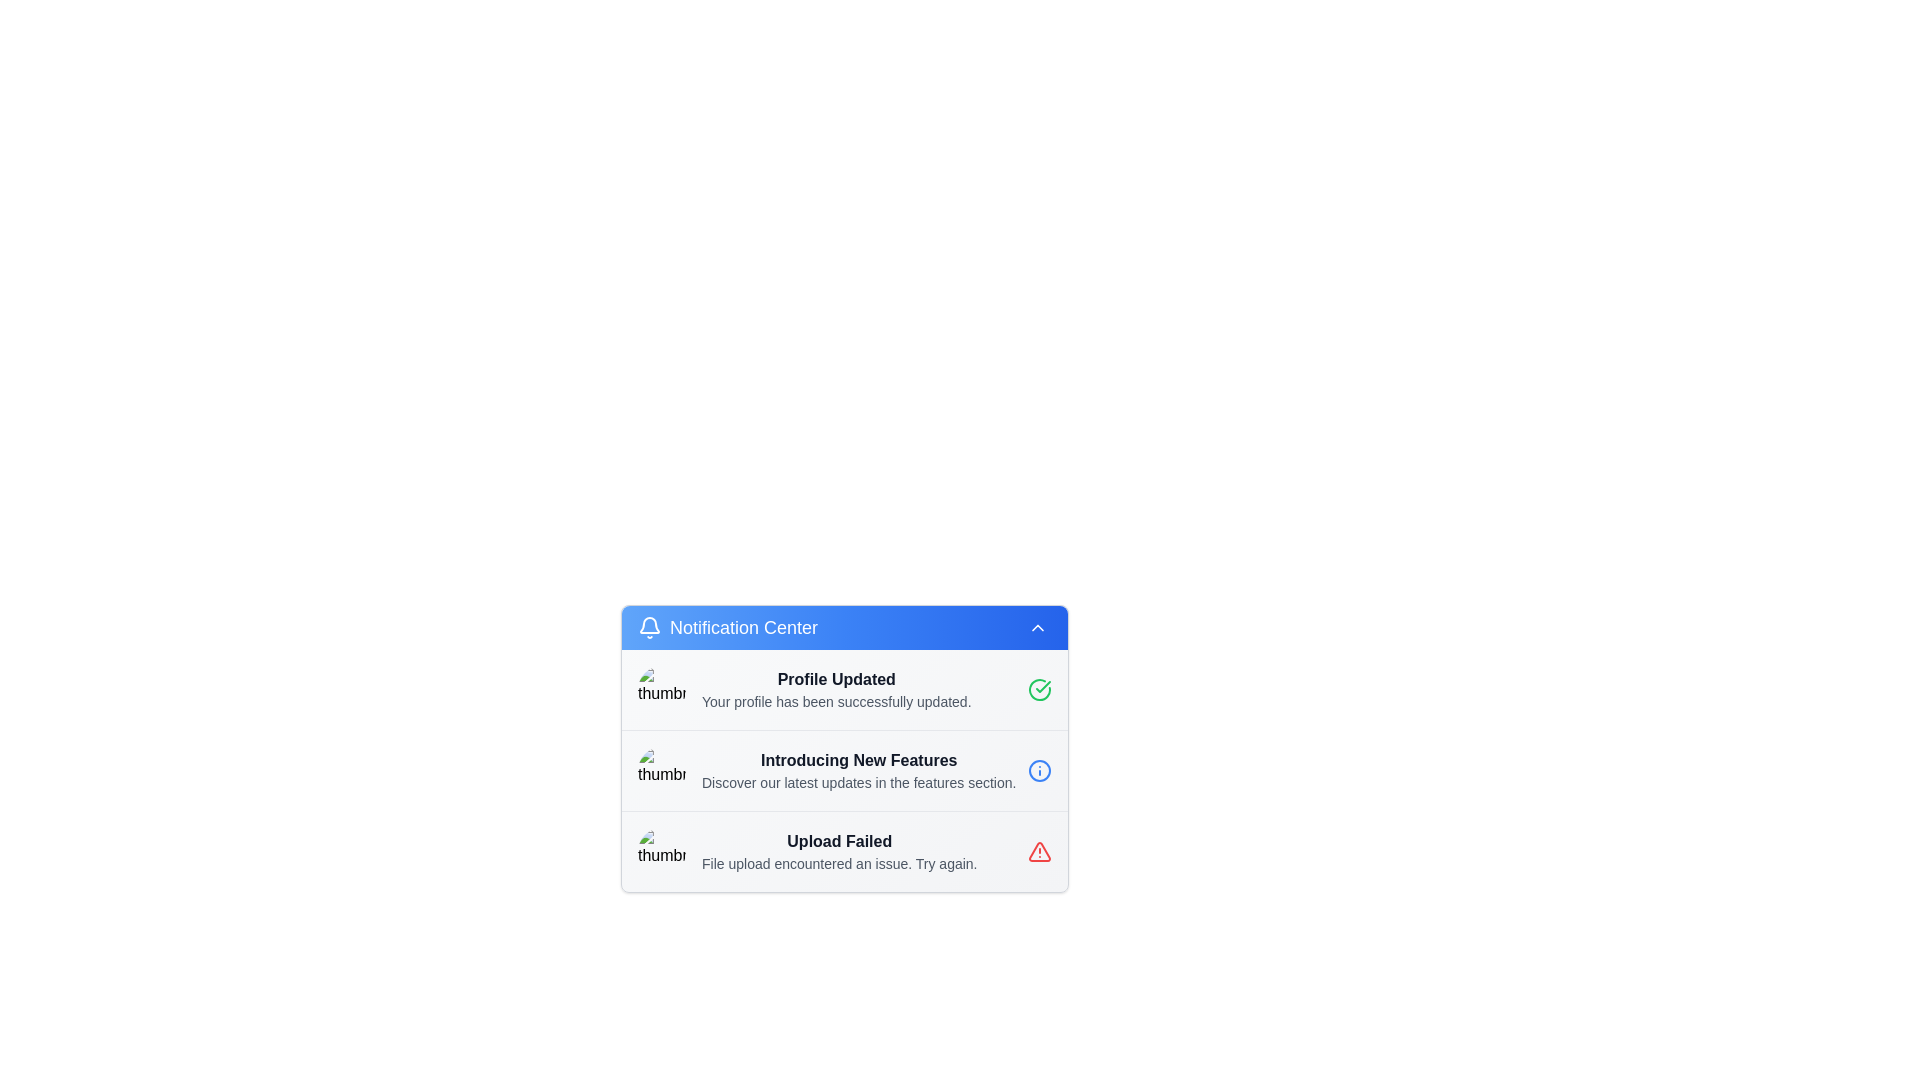 Image resolution: width=1920 pixels, height=1080 pixels. I want to click on the circular-thumbnail image in the Notification Center pop-up, which represents the 'Upload Failed' notification, located to the left of the text, so click(662, 852).